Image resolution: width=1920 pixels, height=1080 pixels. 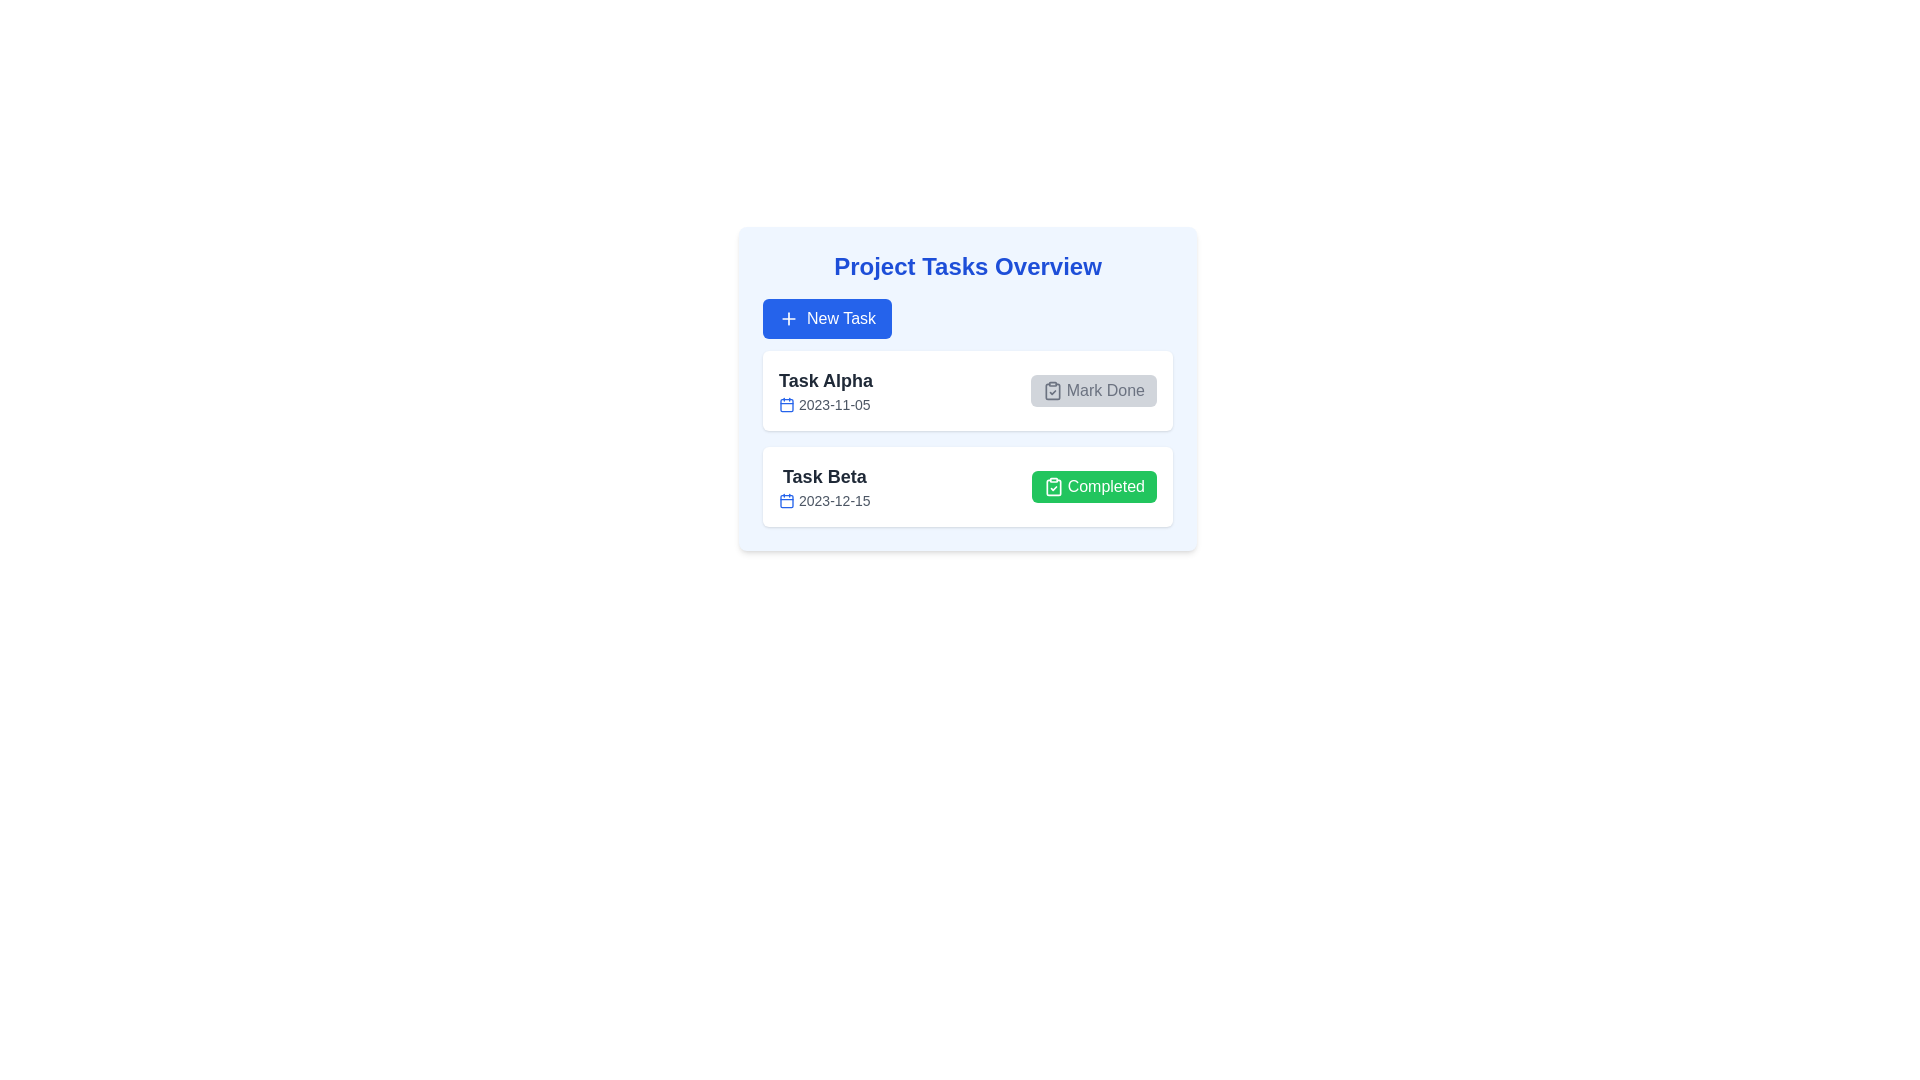 What do you see at coordinates (824, 500) in the screenshot?
I see `date displayed in the gray text label '2023-12-15', which is located below 'Task Beta' and next to the calendar icon` at bounding box center [824, 500].